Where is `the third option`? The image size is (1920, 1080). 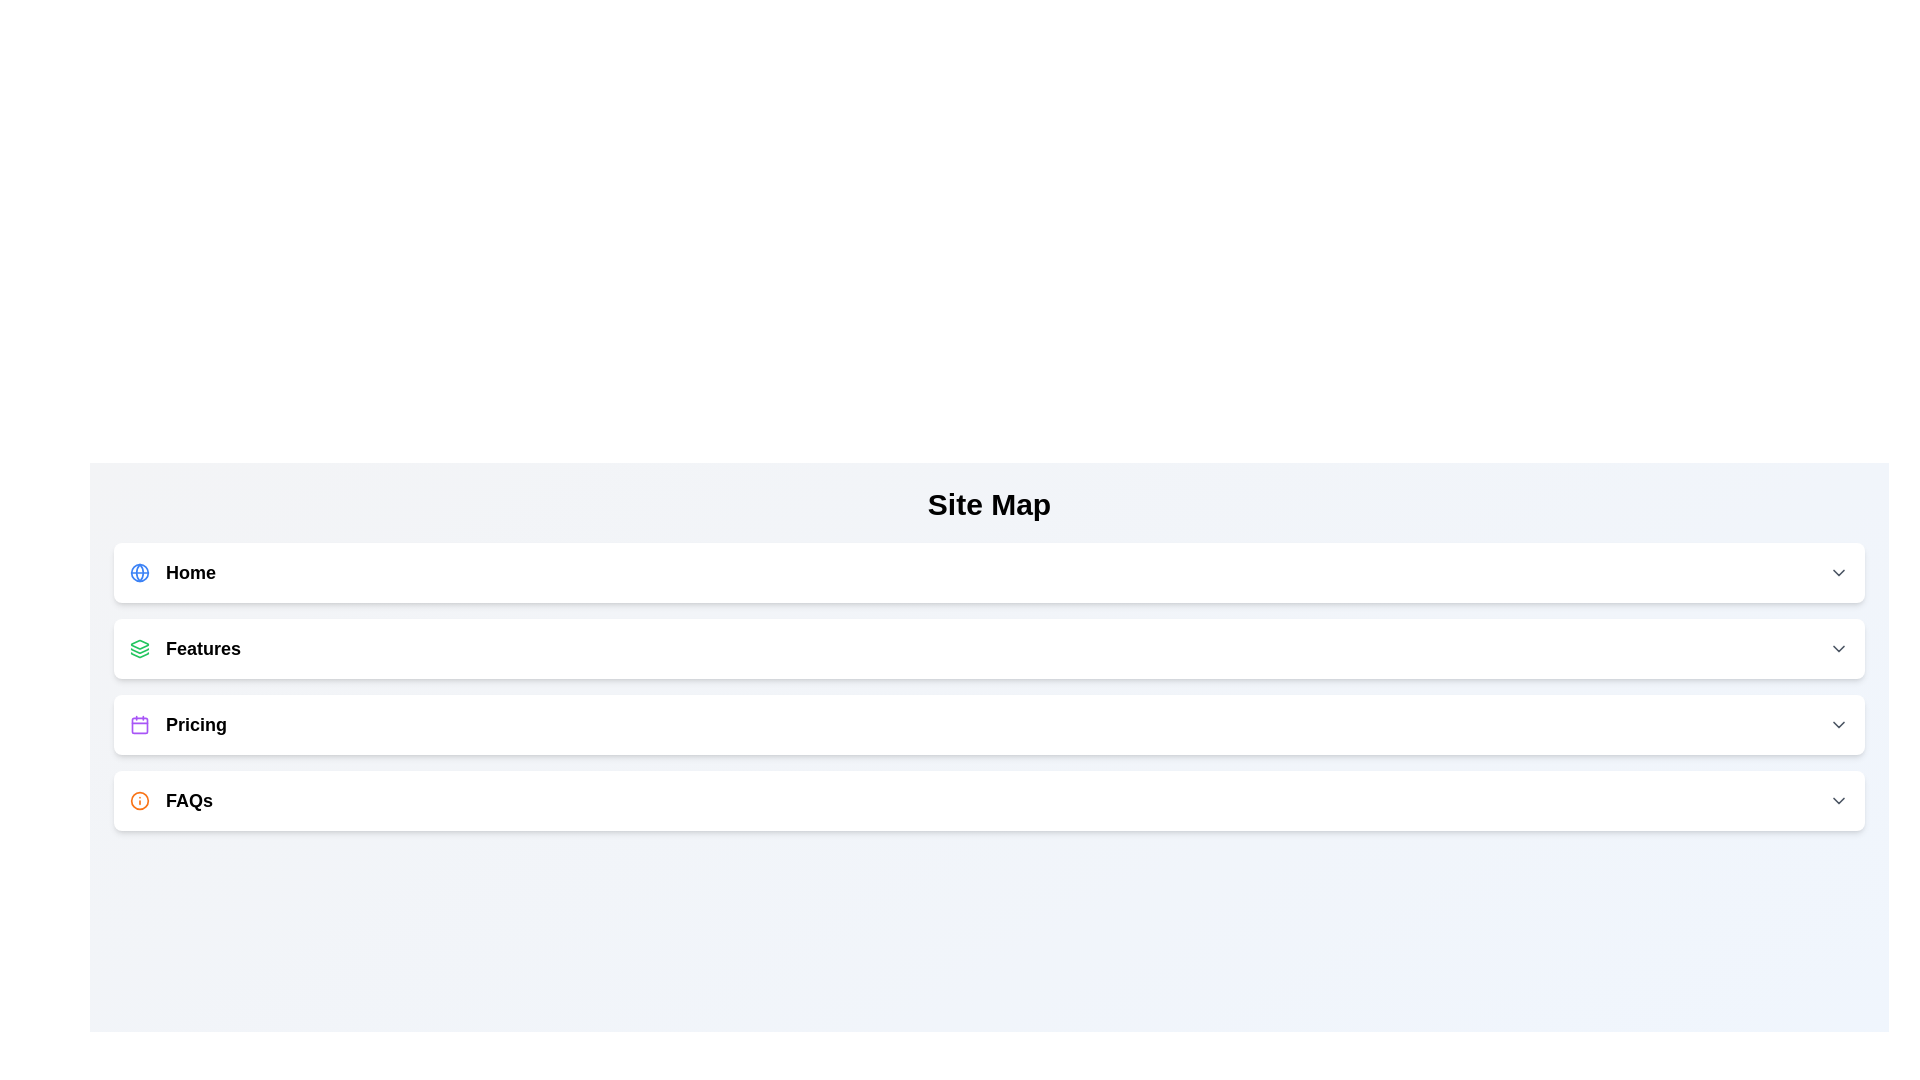 the third option is located at coordinates (989, 725).